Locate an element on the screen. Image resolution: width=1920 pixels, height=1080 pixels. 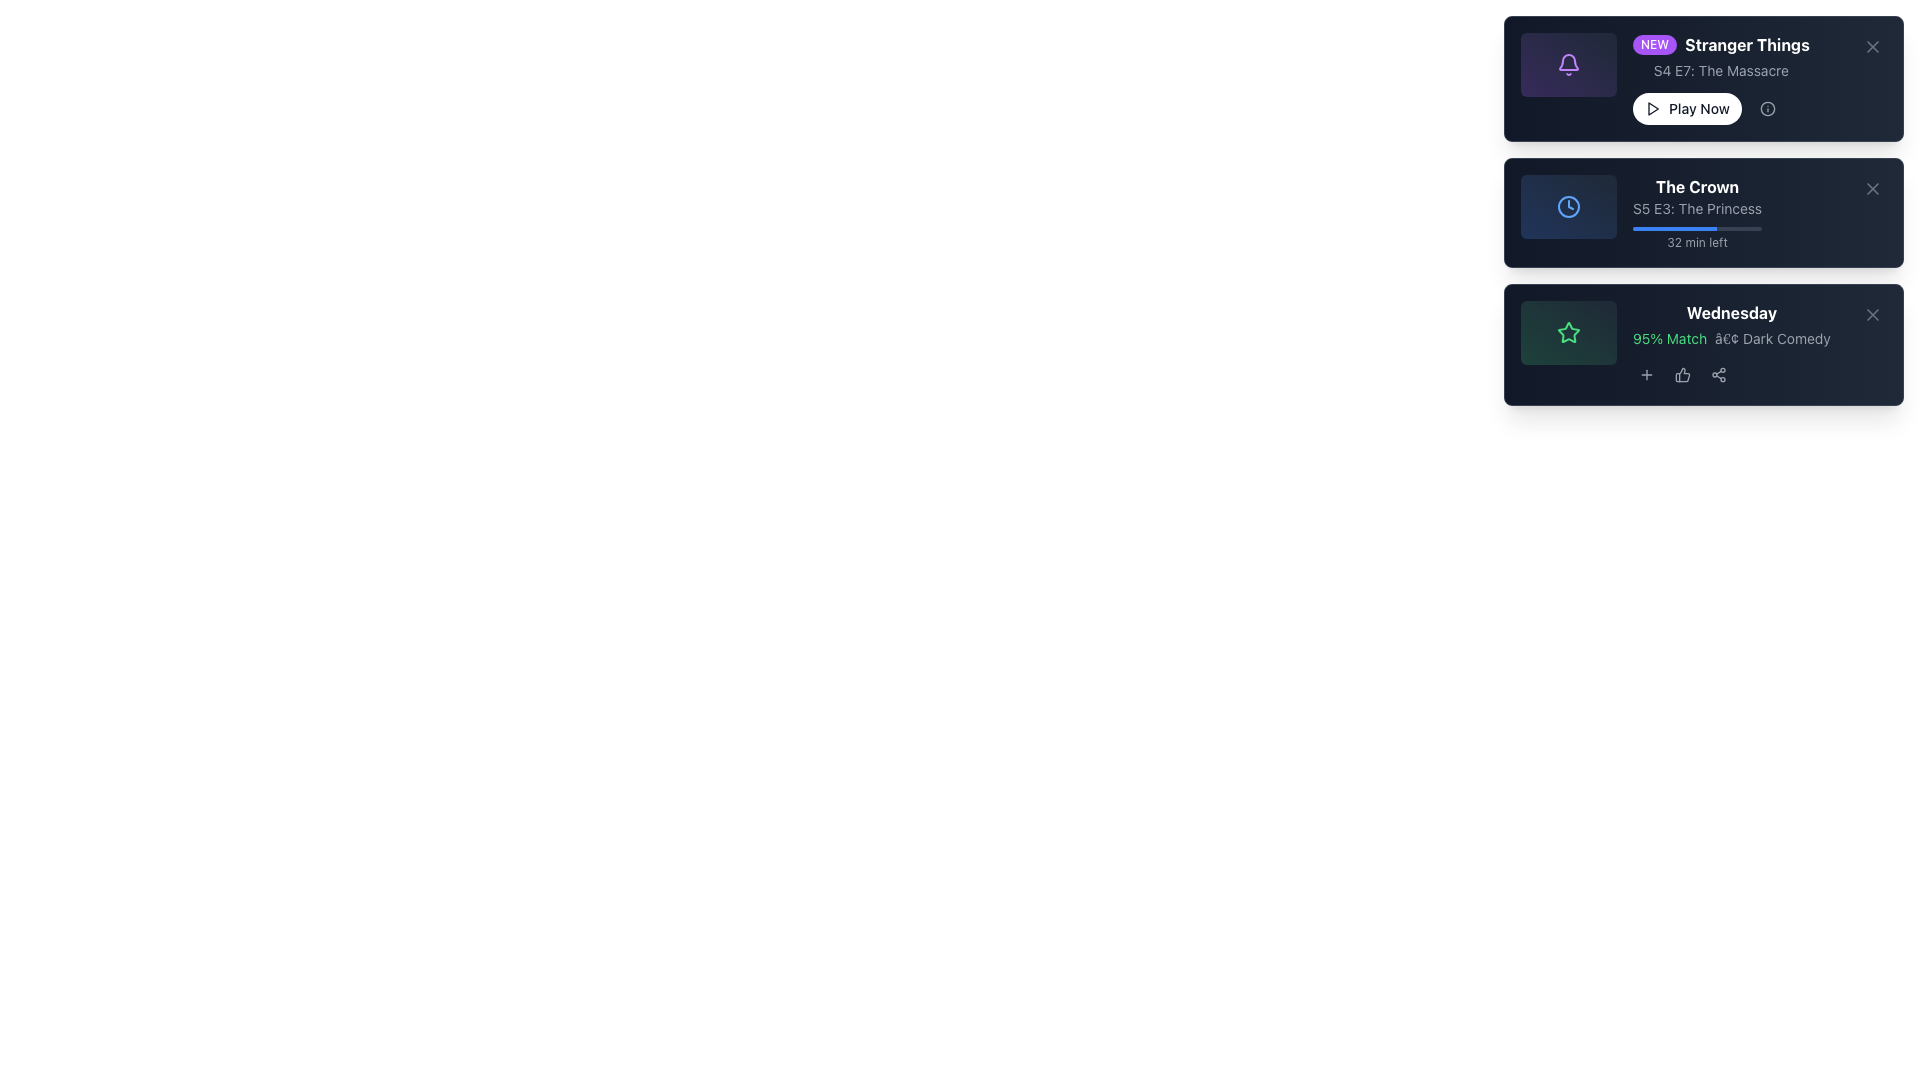
information displayed in the text label that reads '95% Match • Dark Comedy', which is styled with green bold text and lighter gray text, located below the title 'Wednesday' and to the right of a green star icon is located at coordinates (1675, 343).